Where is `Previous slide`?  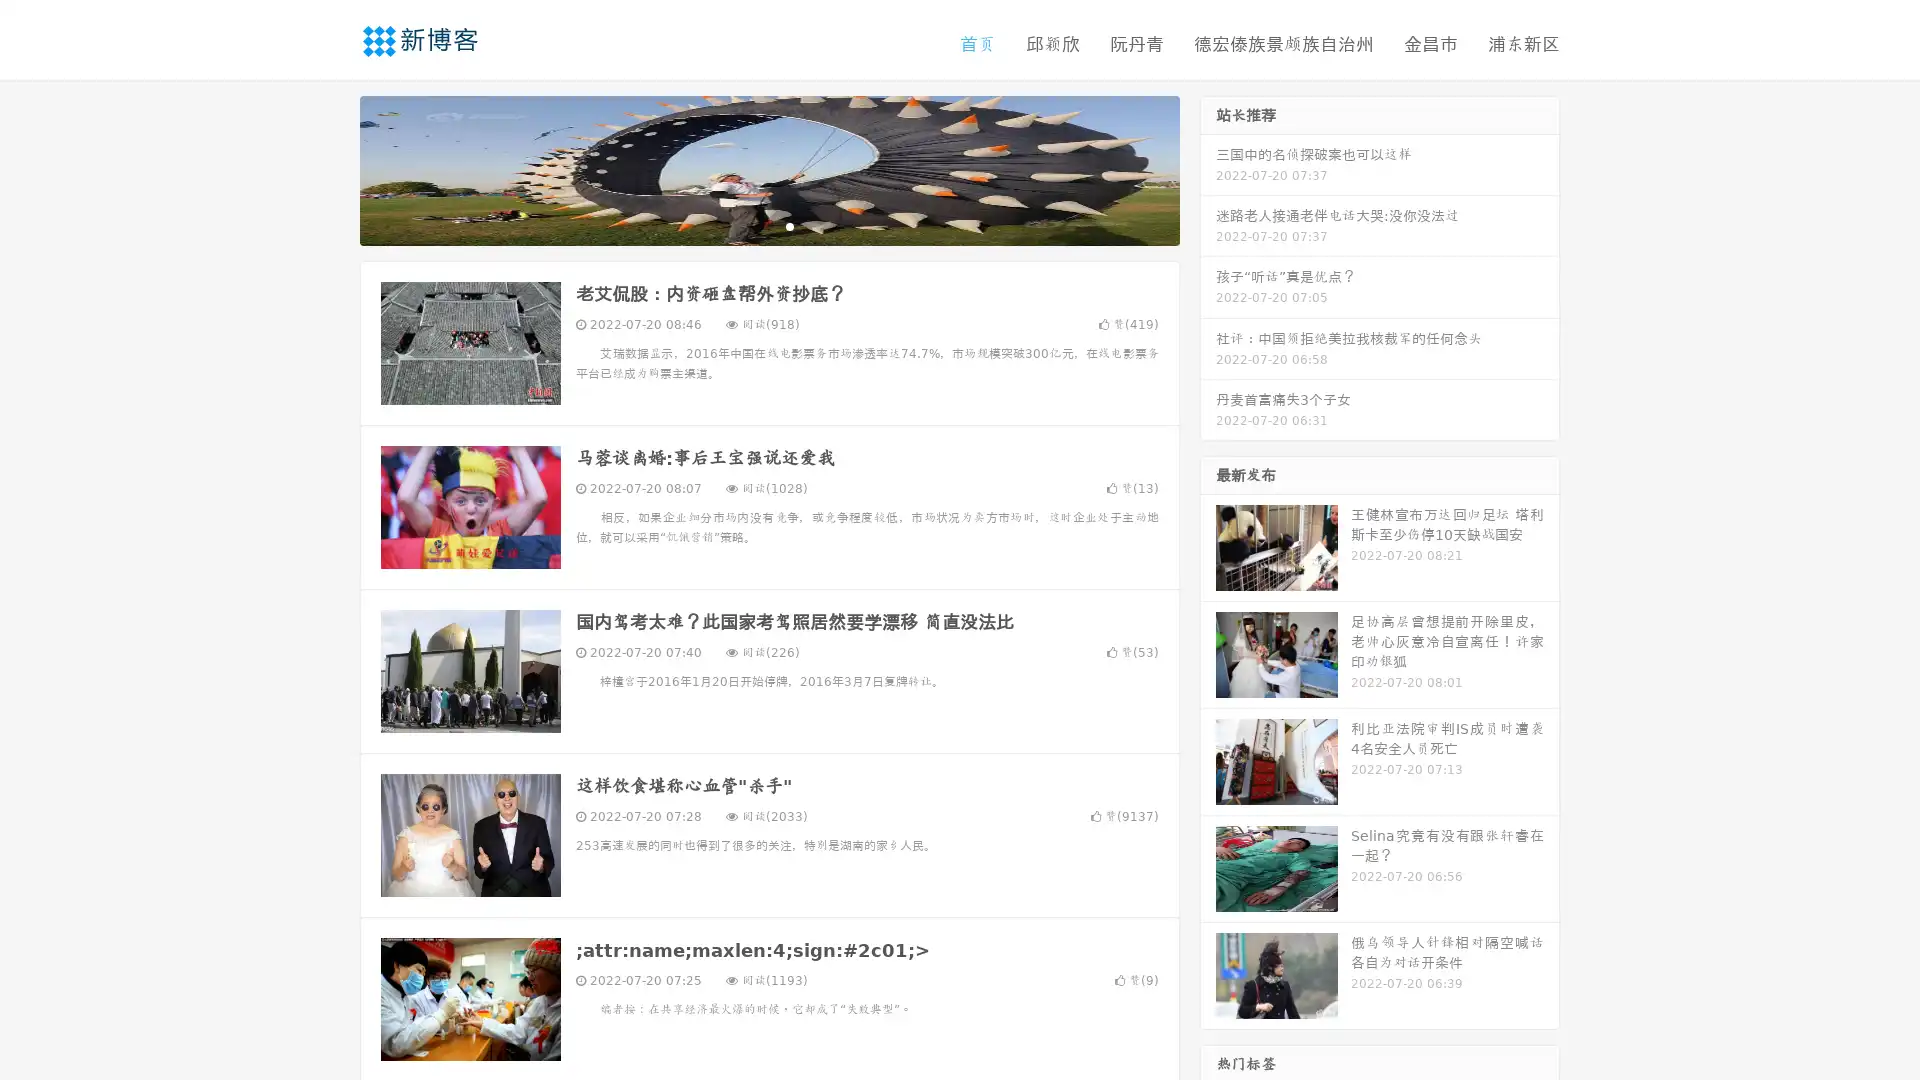 Previous slide is located at coordinates (330, 168).